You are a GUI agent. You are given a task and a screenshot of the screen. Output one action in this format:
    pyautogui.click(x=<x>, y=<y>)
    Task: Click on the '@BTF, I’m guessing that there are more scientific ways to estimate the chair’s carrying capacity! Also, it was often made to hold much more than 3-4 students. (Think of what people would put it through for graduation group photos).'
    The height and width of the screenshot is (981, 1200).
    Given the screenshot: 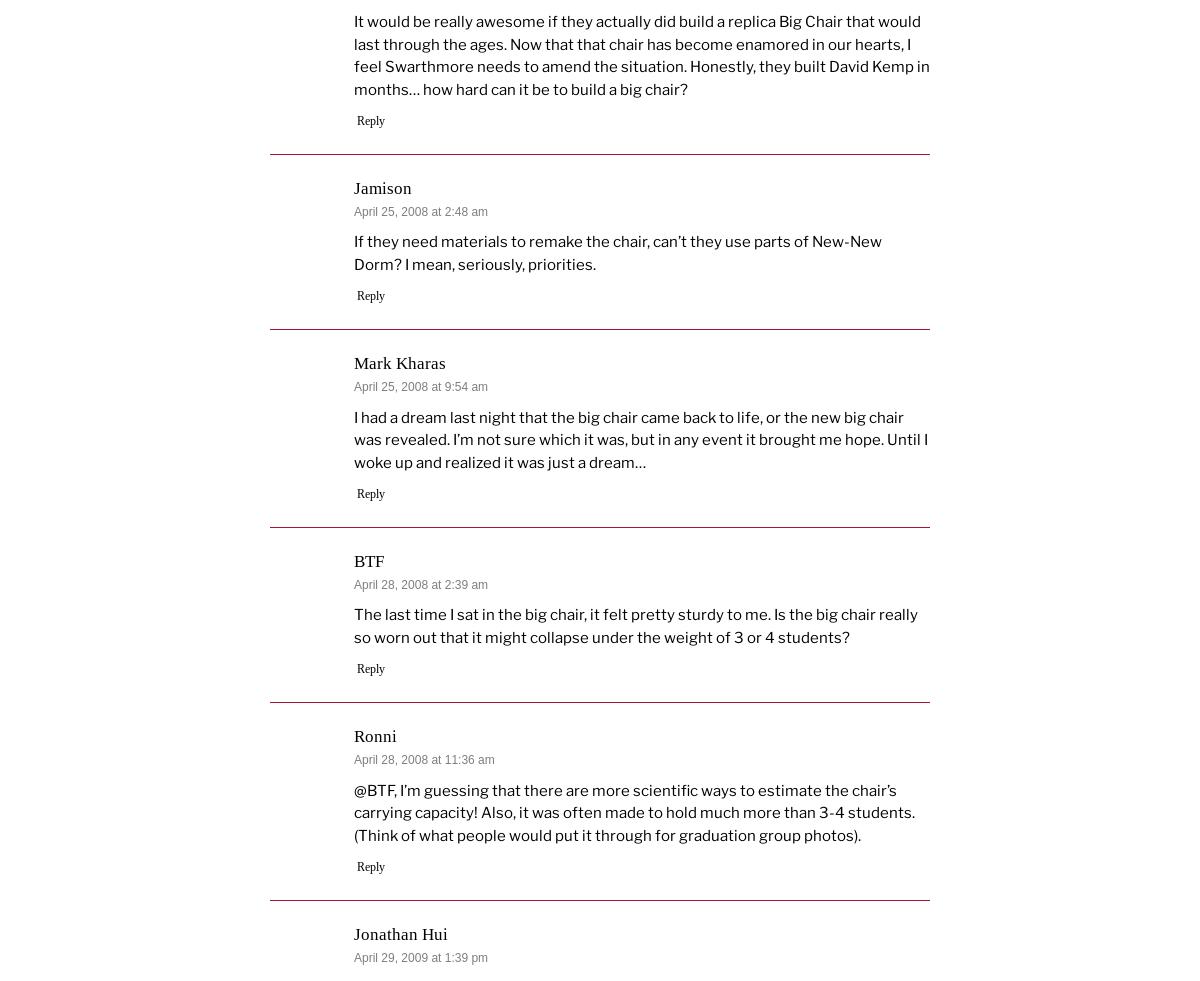 What is the action you would take?
    pyautogui.click(x=354, y=812)
    